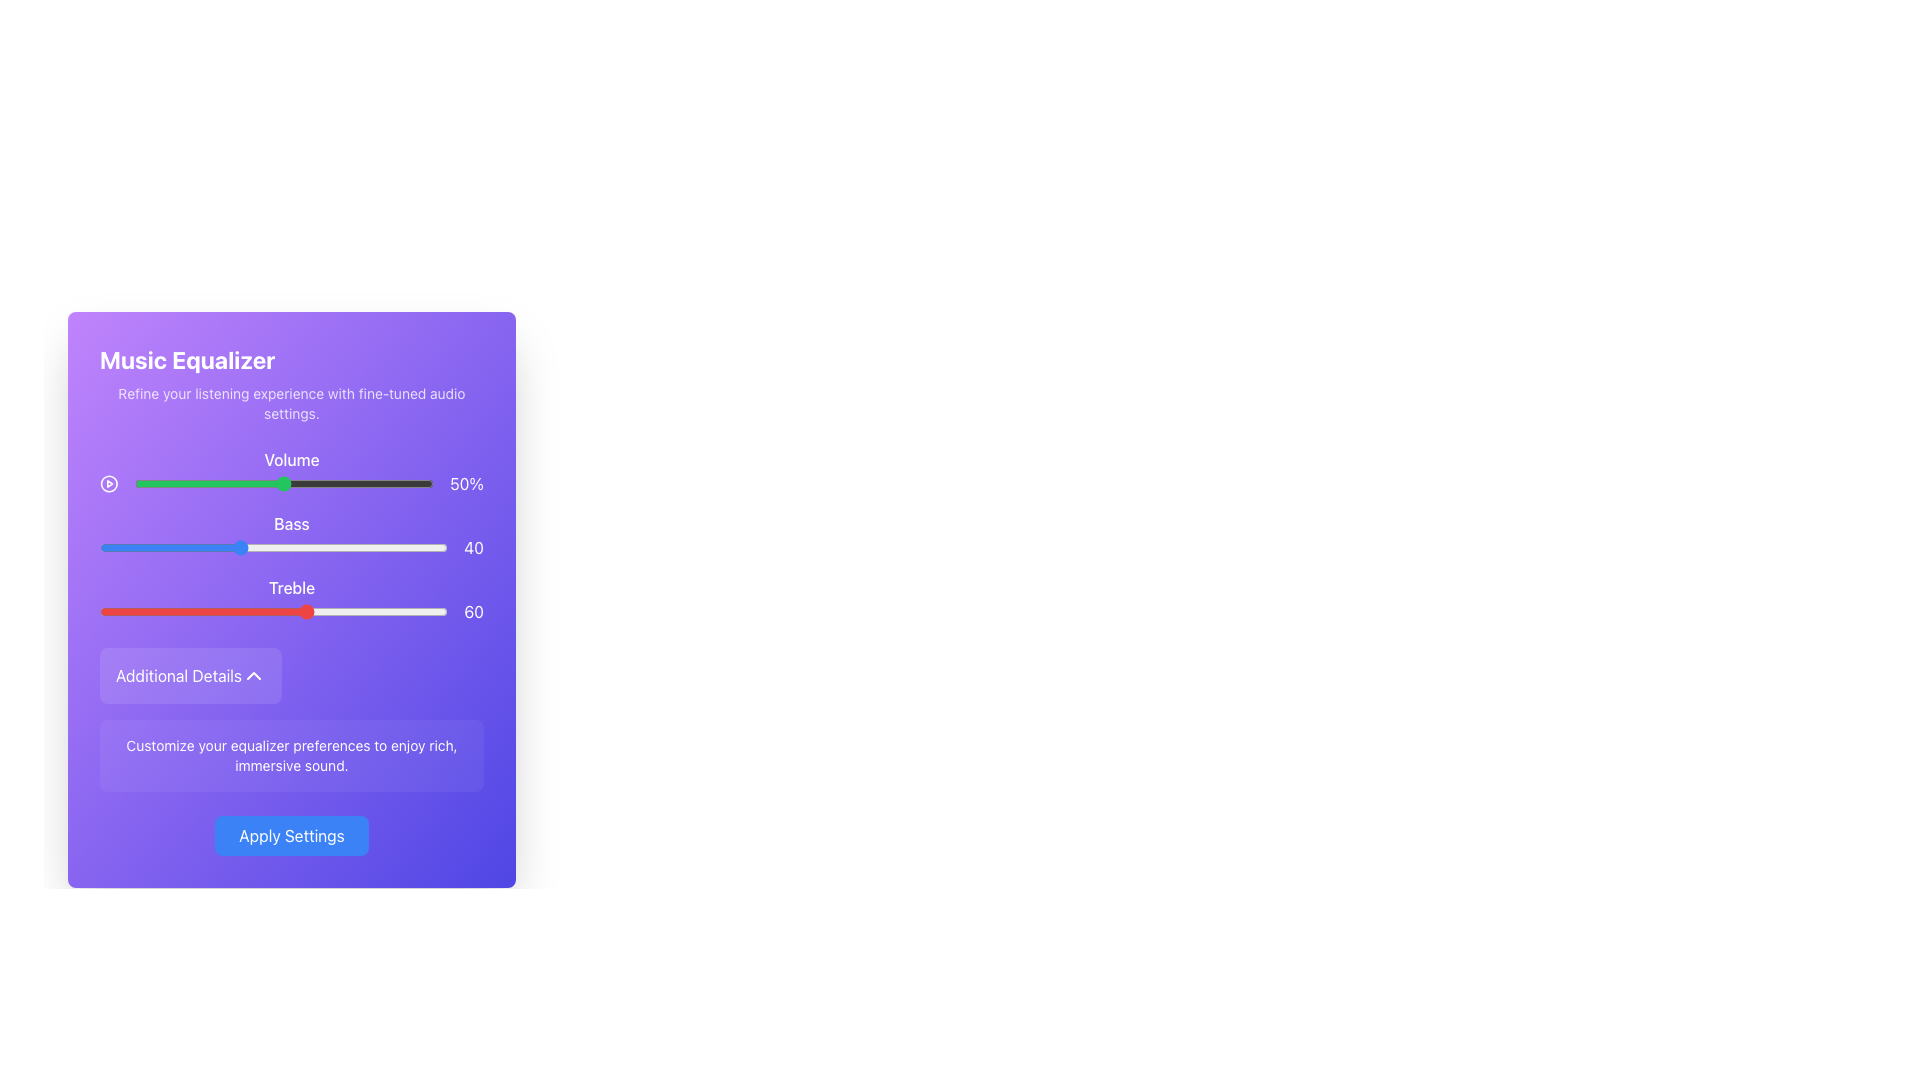  What do you see at coordinates (473, 547) in the screenshot?
I see `the numeric value '40' displayed in a white font against a purple background, located within the 'Bass' slider of the 'Music Equalizer' interface` at bounding box center [473, 547].